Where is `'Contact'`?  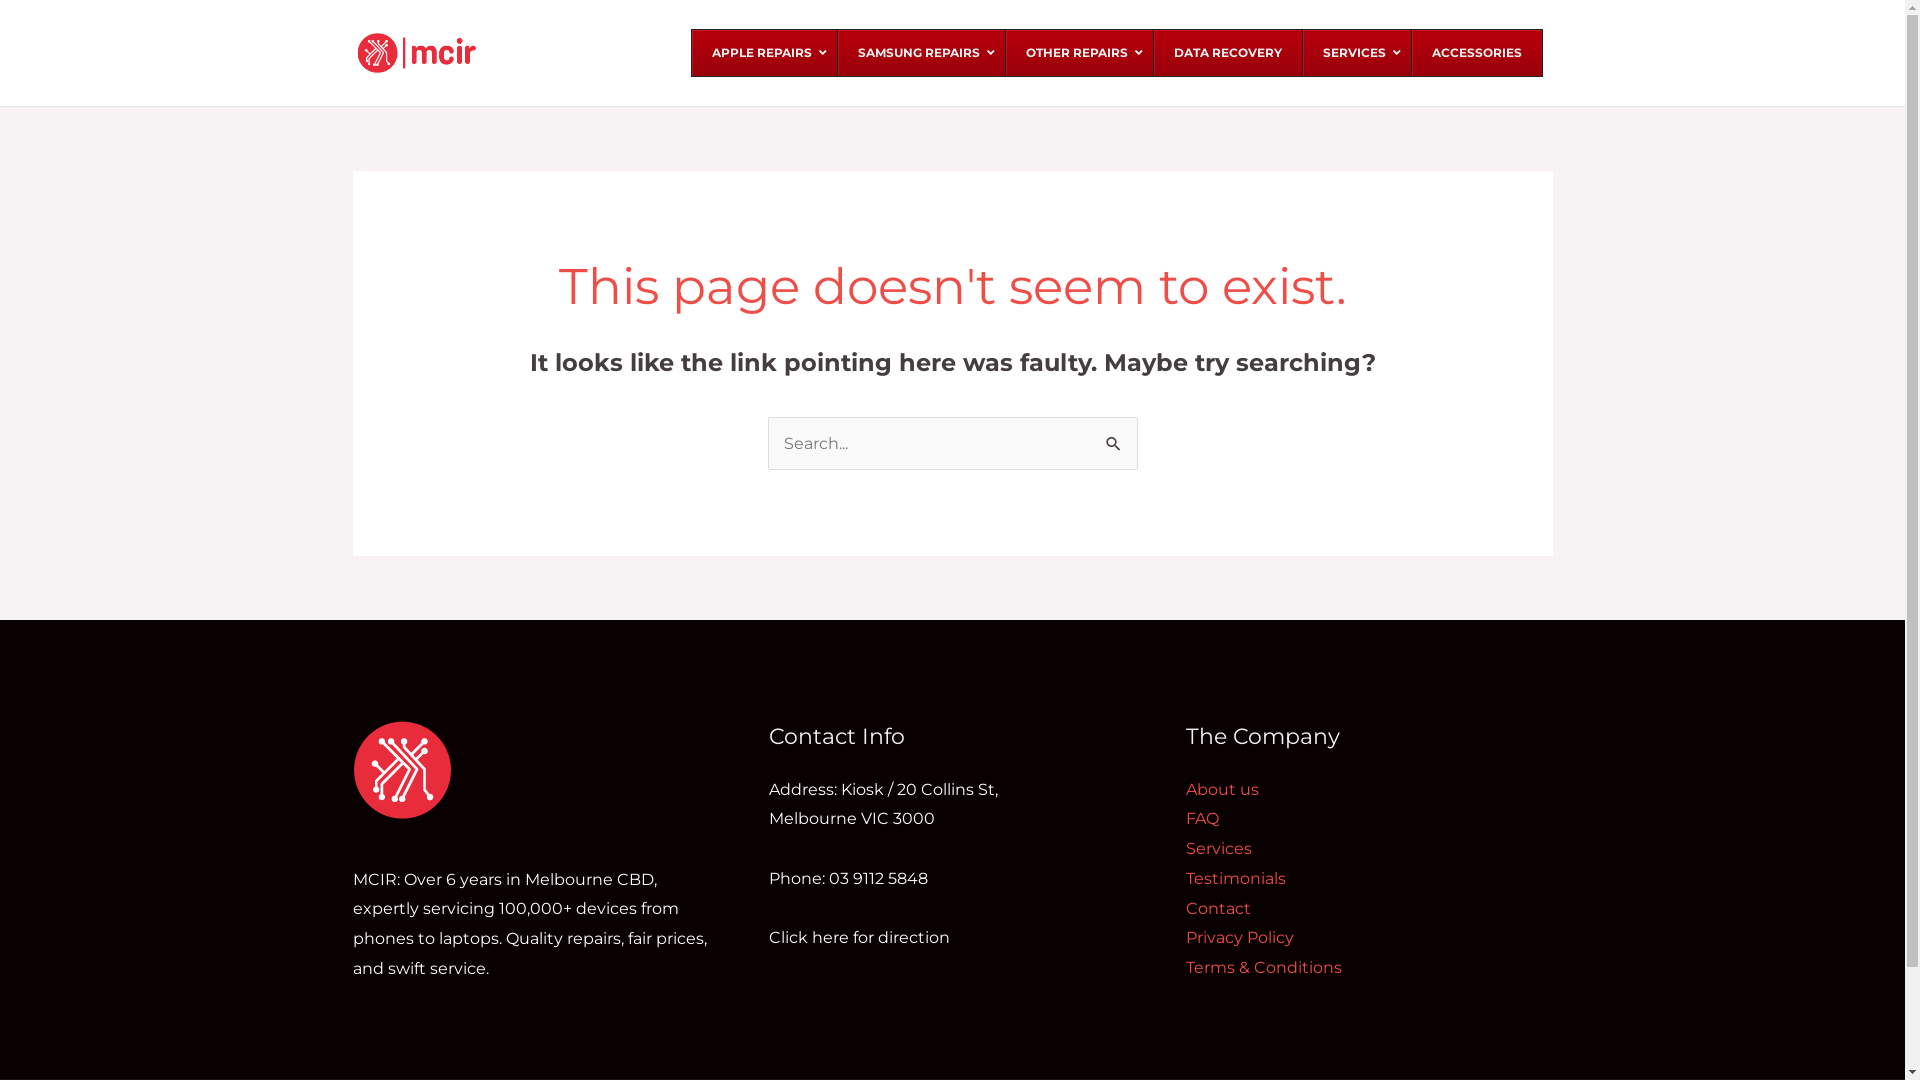
'Contact' is located at coordinates (1185, 908).